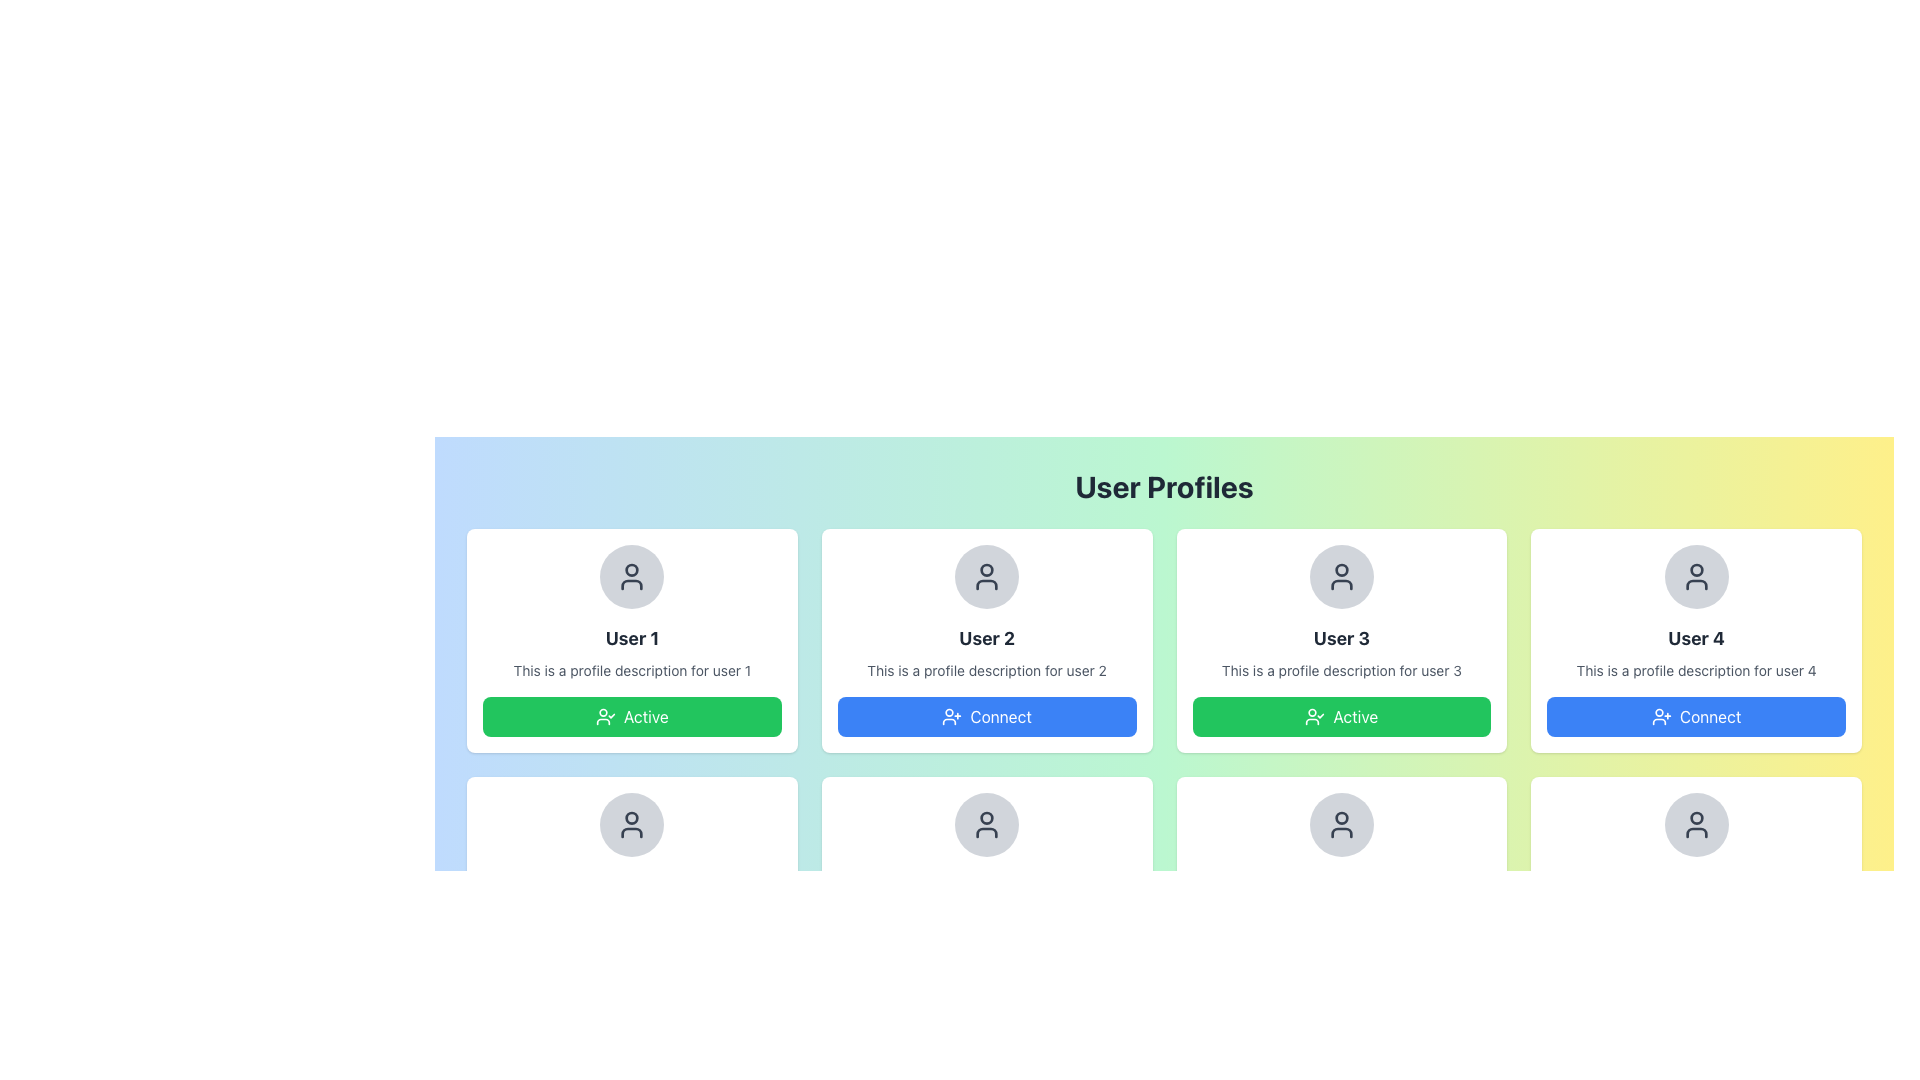 The height and width of the screenshot is (1080, 1920). Describe the element at coordinates (1341, 570) in the screenshot. I see `the visual indicator located within the 'User 3' card's profile image section, which is nested inside the head symbol of the user icon at the top of the card` at that location.